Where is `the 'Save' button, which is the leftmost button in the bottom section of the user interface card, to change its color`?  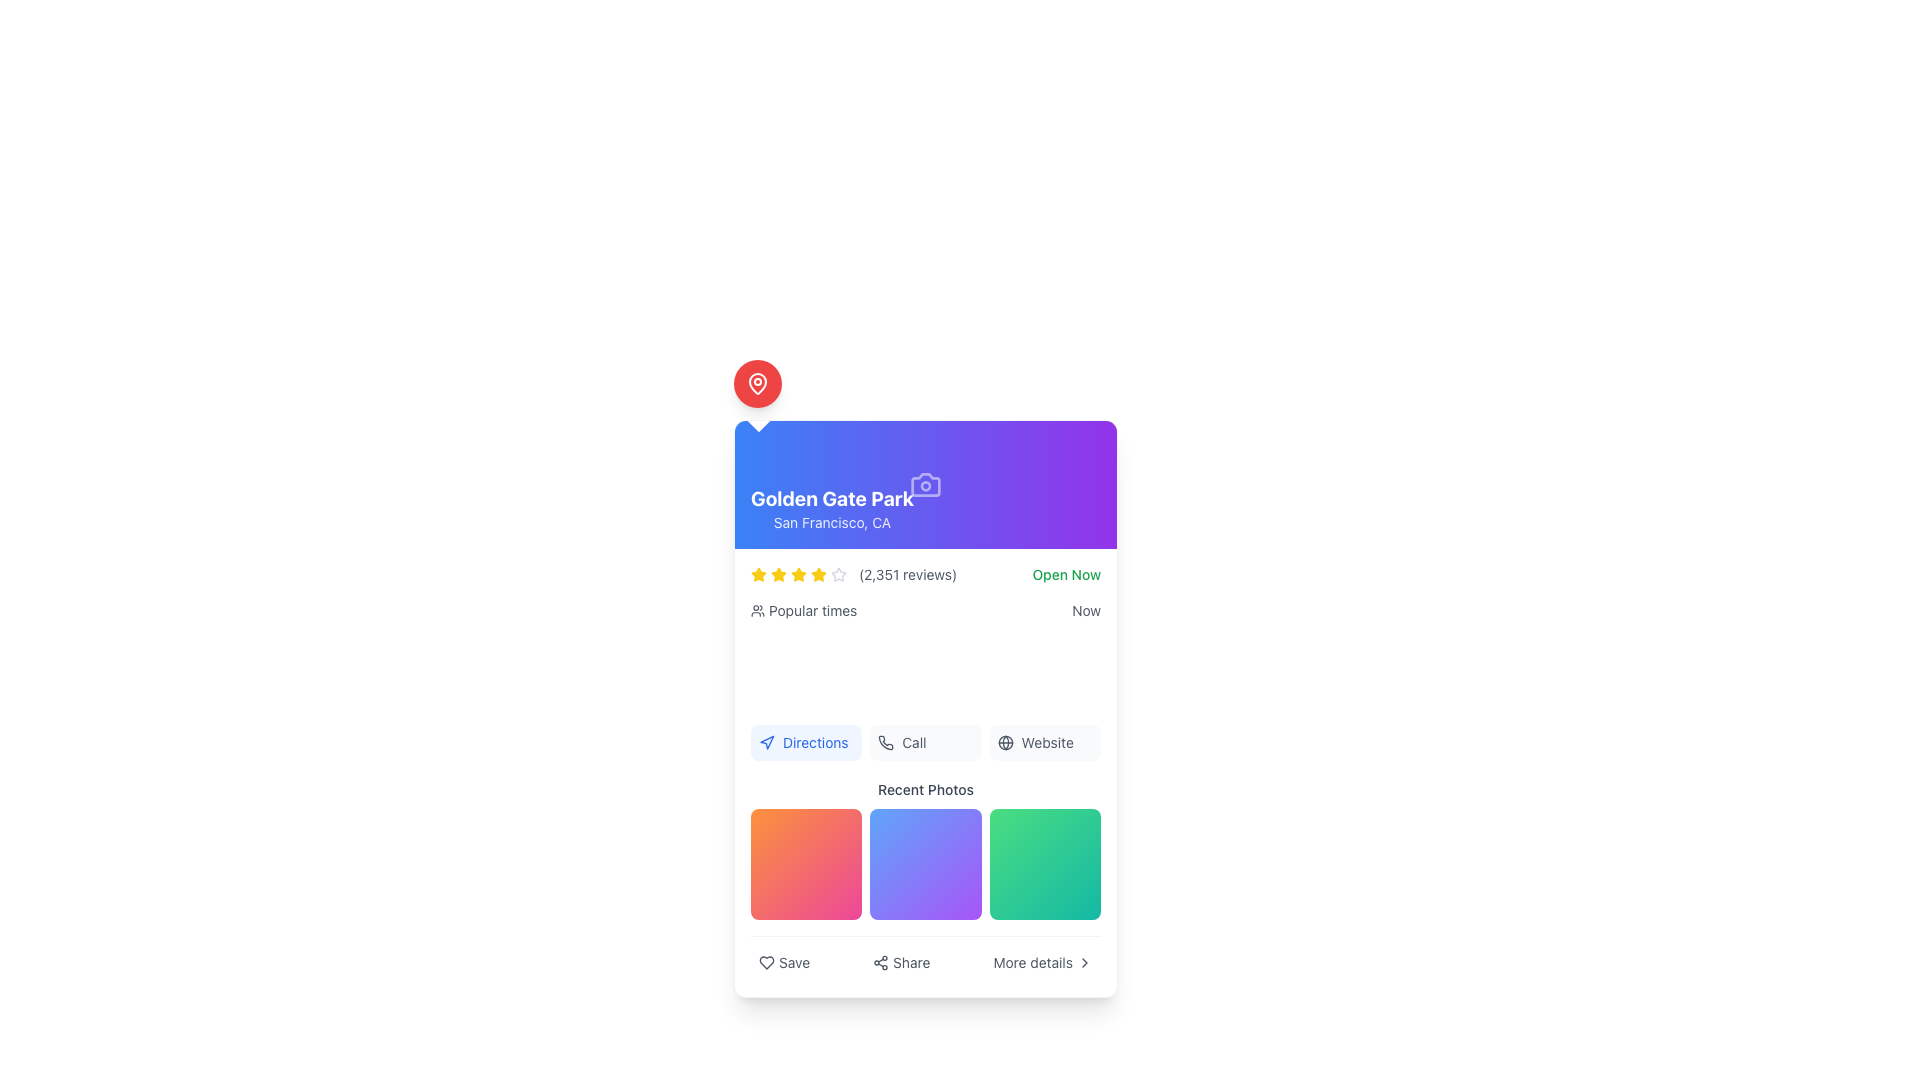
the 'Save' button, which is the leftmost button in the bottom section of the user interface card, to change its color is located at coordinates (783, 962).